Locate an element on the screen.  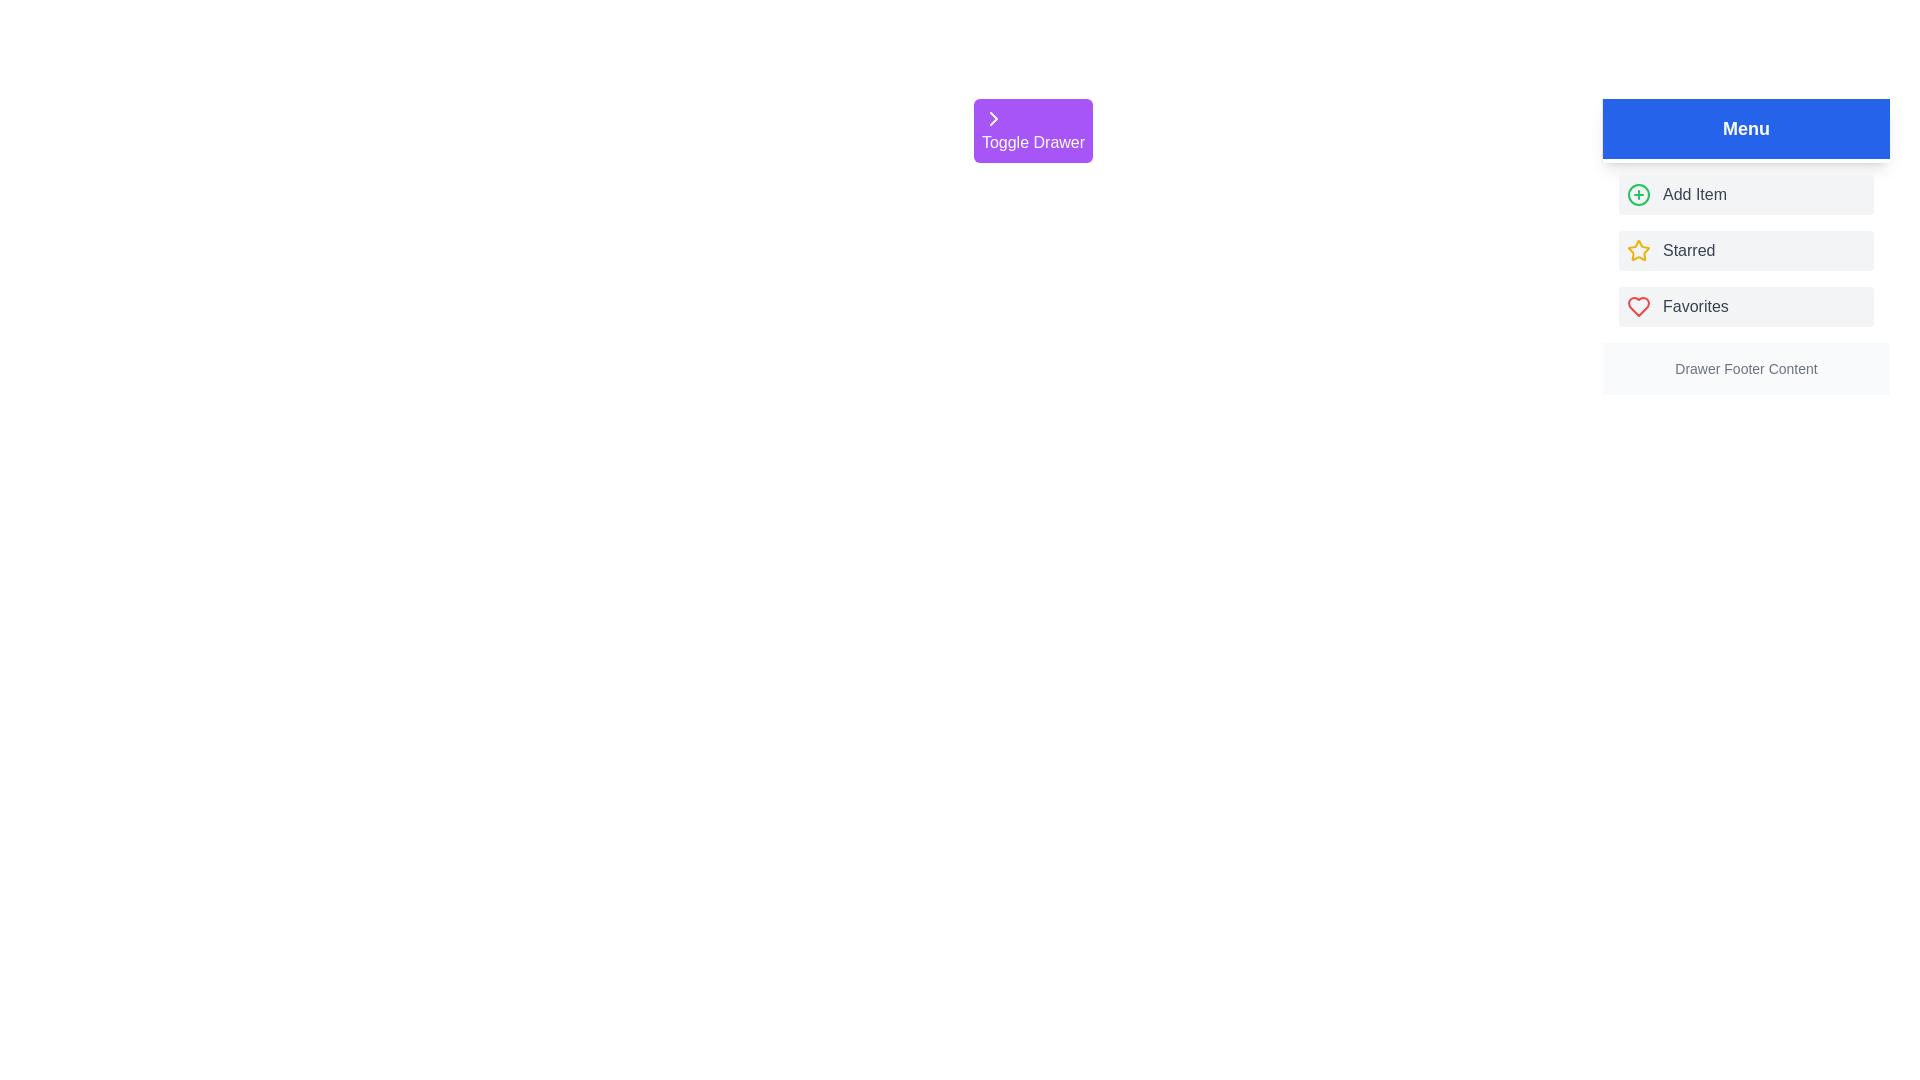
'Toggle Drawer' button to toggle the drawer open or closed is located at coordinates (1033, 131).